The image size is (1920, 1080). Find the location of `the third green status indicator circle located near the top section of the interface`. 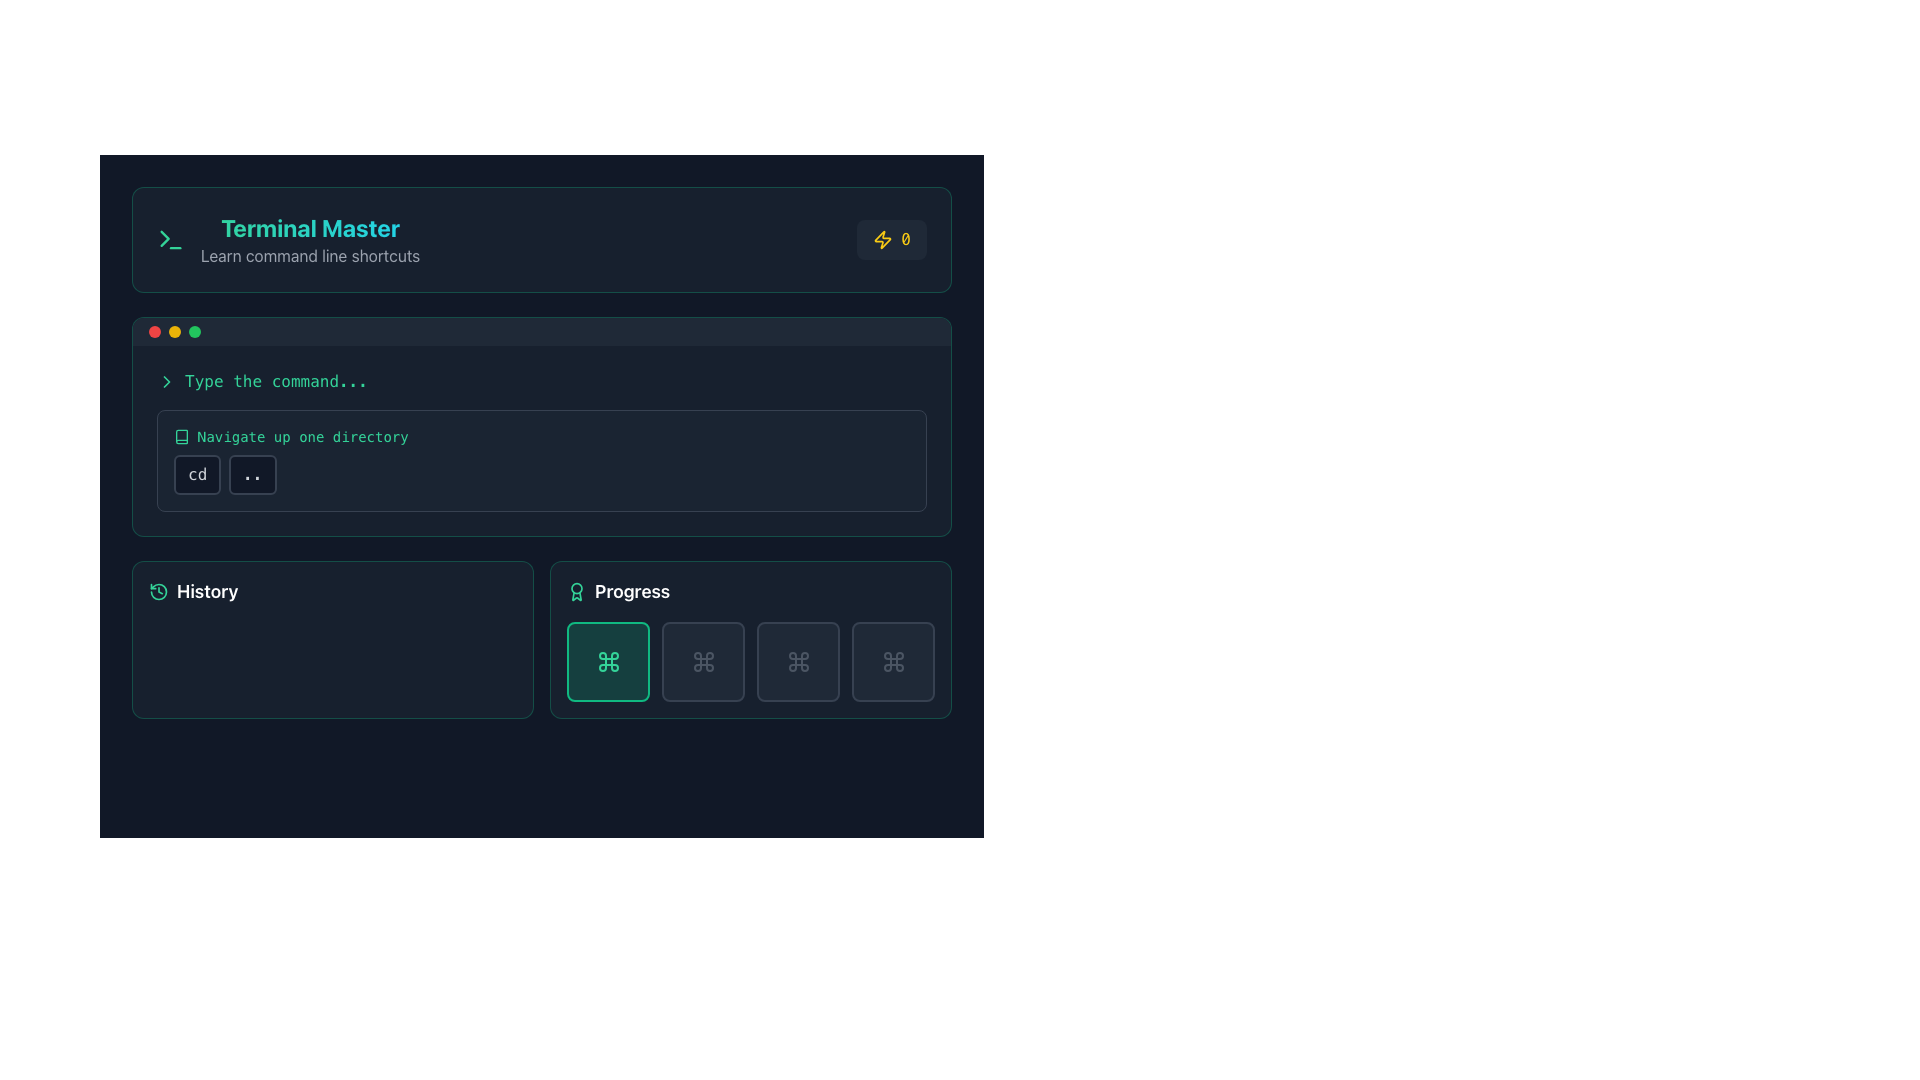

the third green status indicator circle located near the top section of the interface is located at coordinates (195, 330).